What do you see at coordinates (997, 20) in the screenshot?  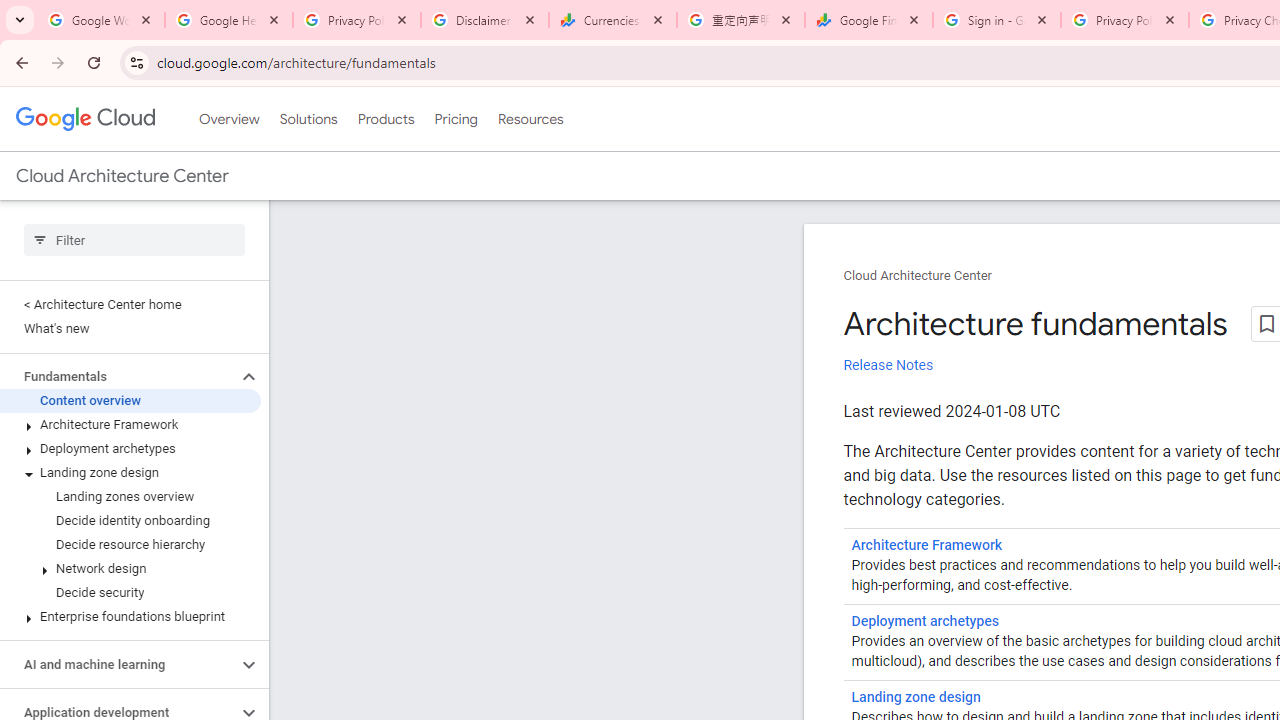 I see `'Sign in - Google Accounts'` at bounding box center [997, 20].